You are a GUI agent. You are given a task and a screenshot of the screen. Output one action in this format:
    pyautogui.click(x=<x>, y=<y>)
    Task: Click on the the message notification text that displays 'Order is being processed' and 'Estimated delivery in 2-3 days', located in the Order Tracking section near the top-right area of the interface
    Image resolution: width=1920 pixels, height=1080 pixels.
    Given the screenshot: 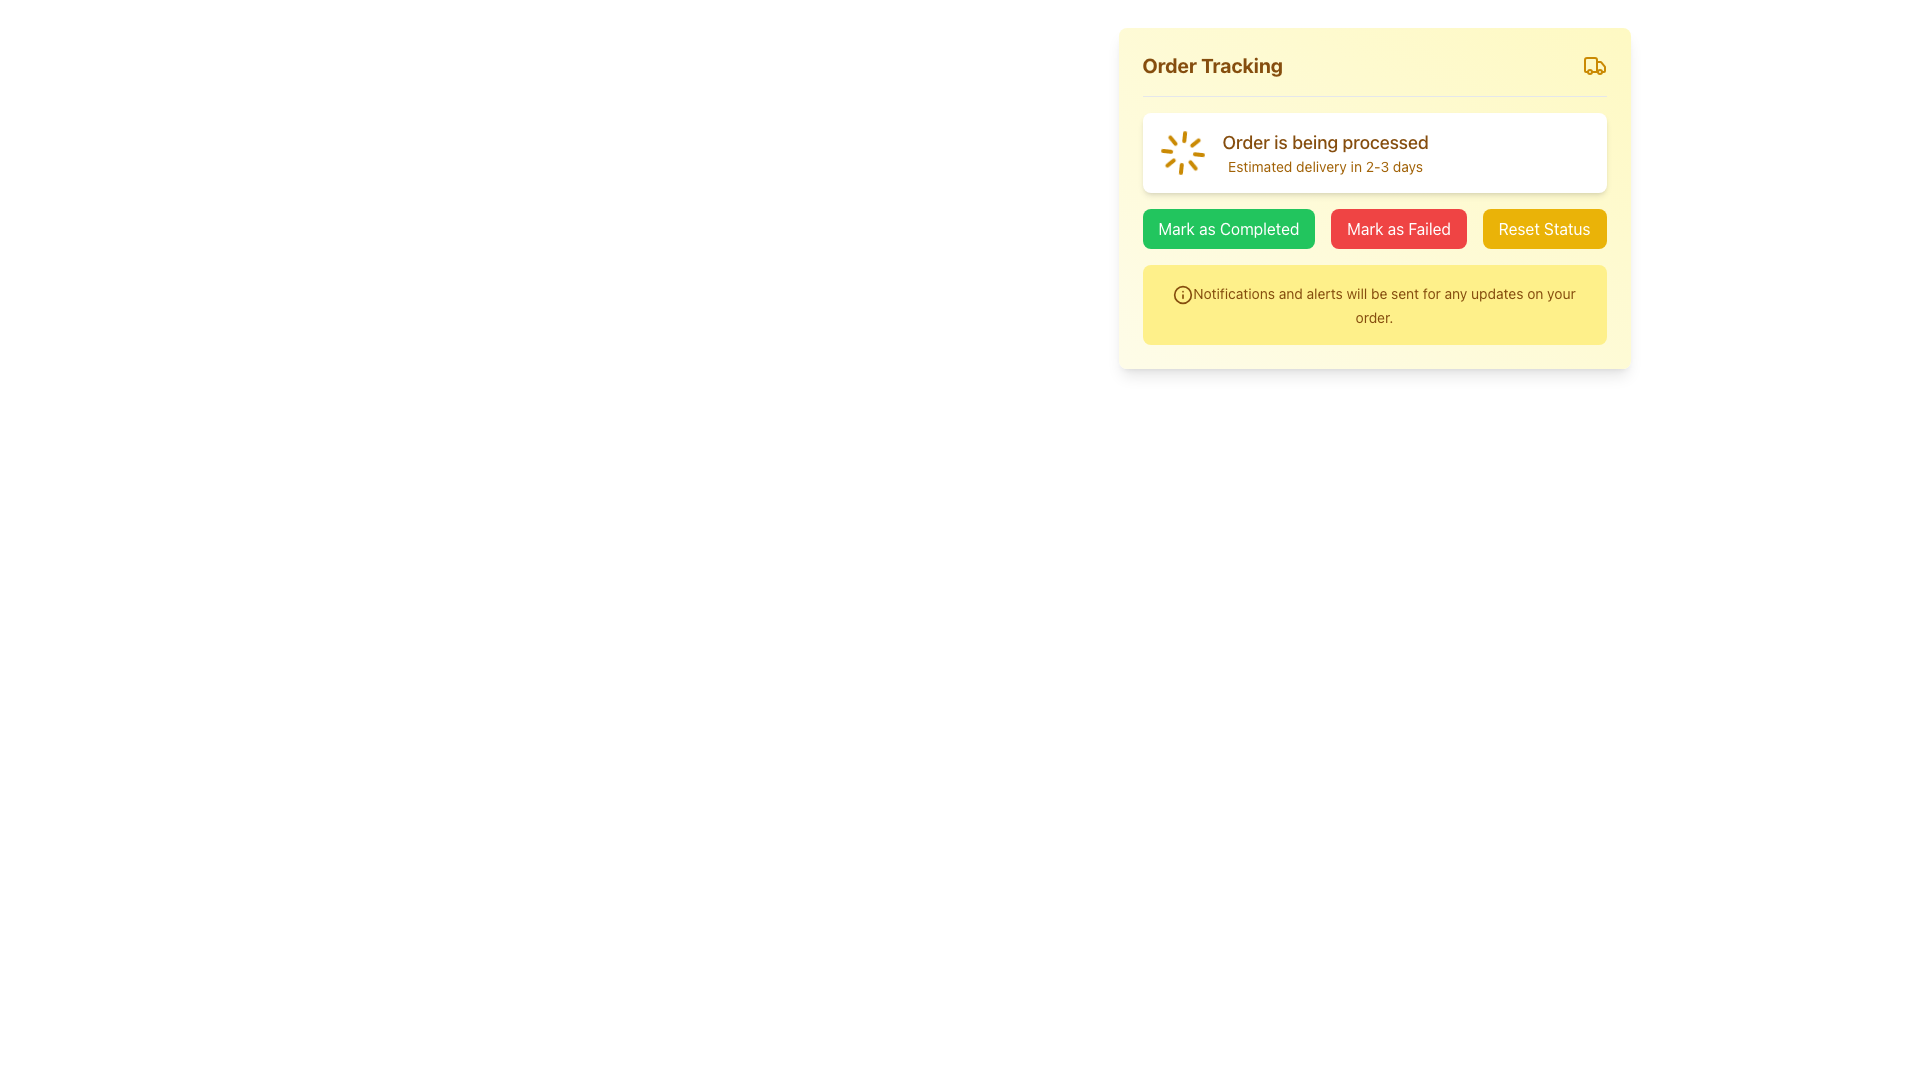 What is the action you would take?
    pyautogui.click(x=1325, y=152)
    